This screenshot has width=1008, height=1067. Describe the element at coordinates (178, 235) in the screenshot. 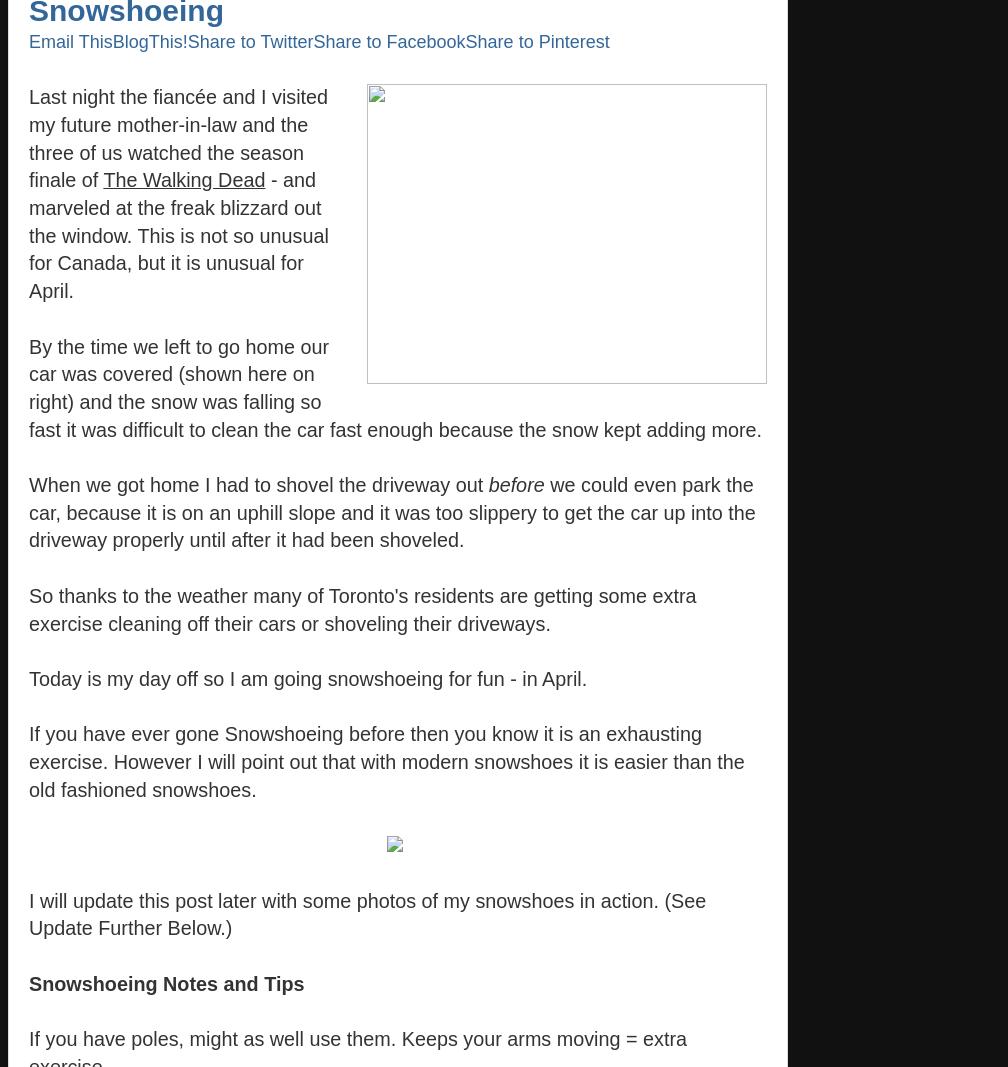

I see `'- and marveled at the freak blizzard out the window. This is not so unusual for Canada, but it is unusual for April.'` at that location.